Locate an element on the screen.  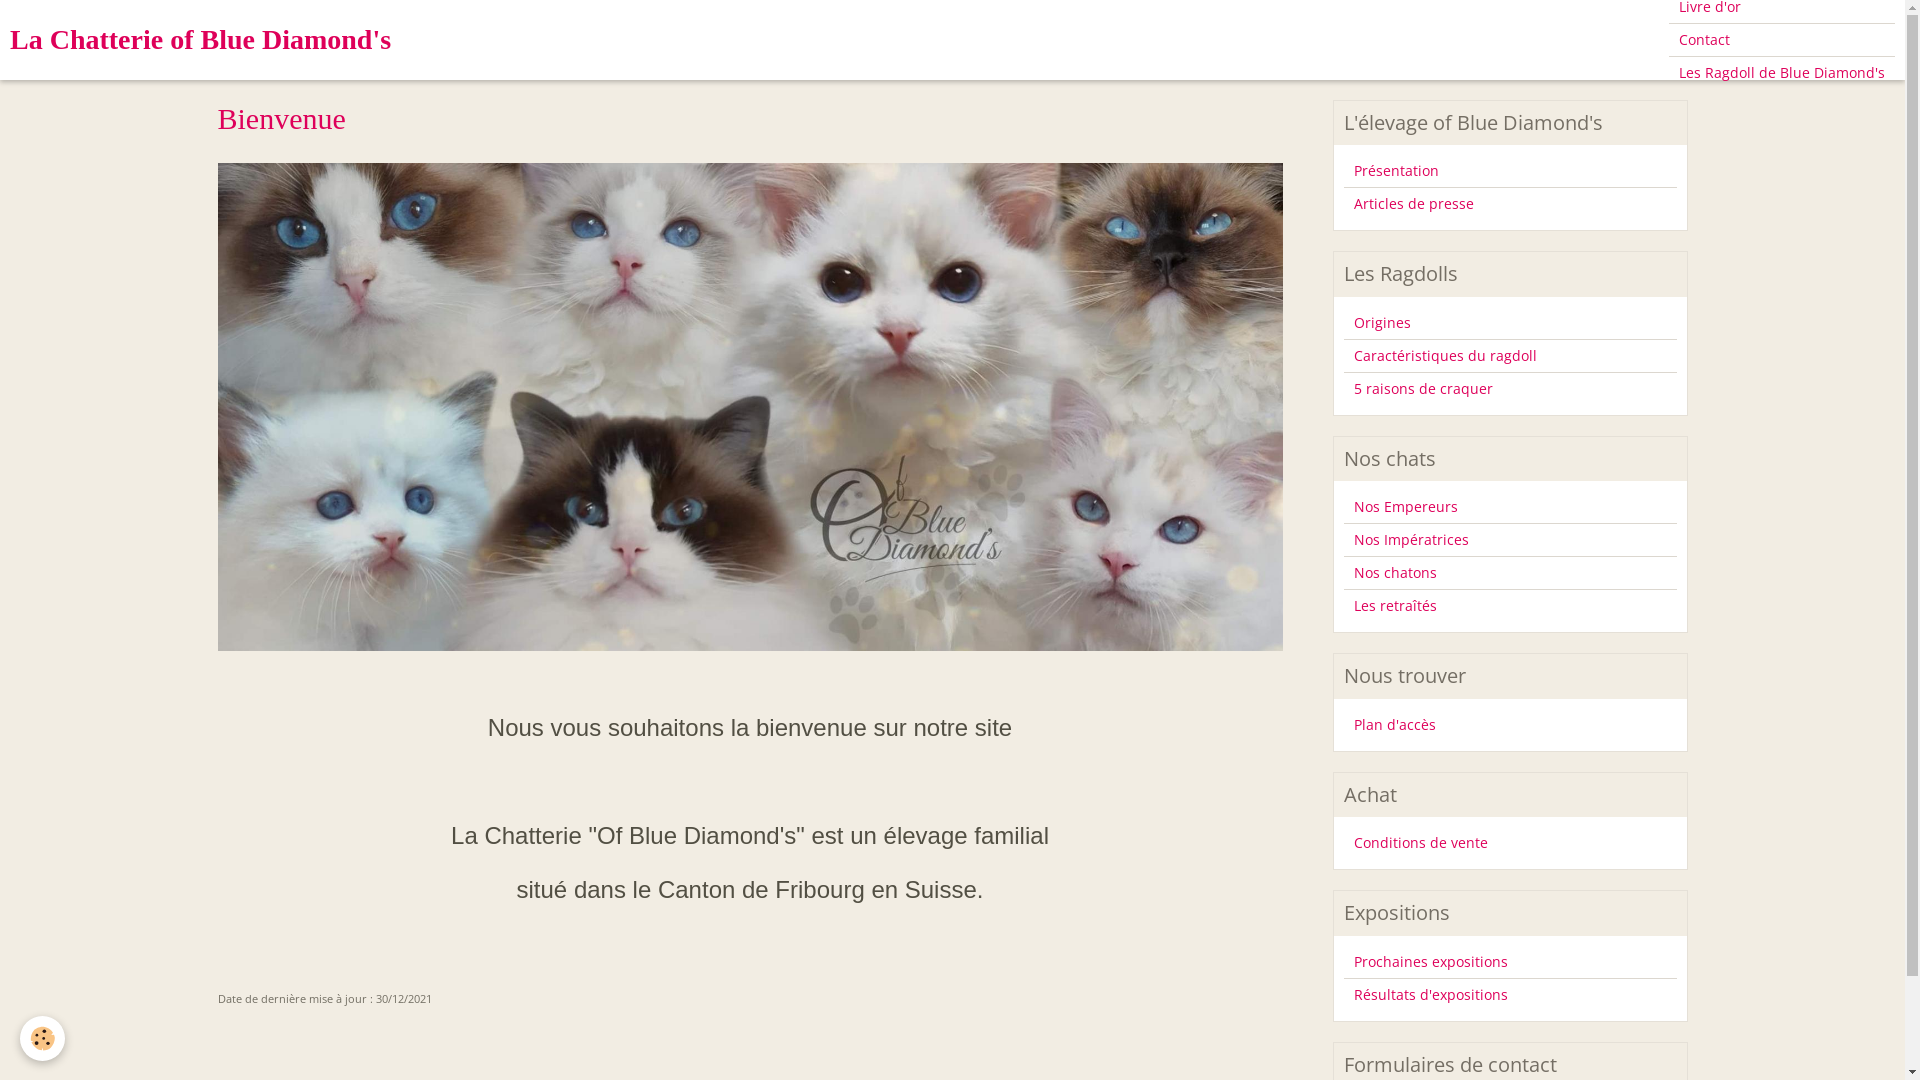
'Origines' is located at coordinates (1510, 322).